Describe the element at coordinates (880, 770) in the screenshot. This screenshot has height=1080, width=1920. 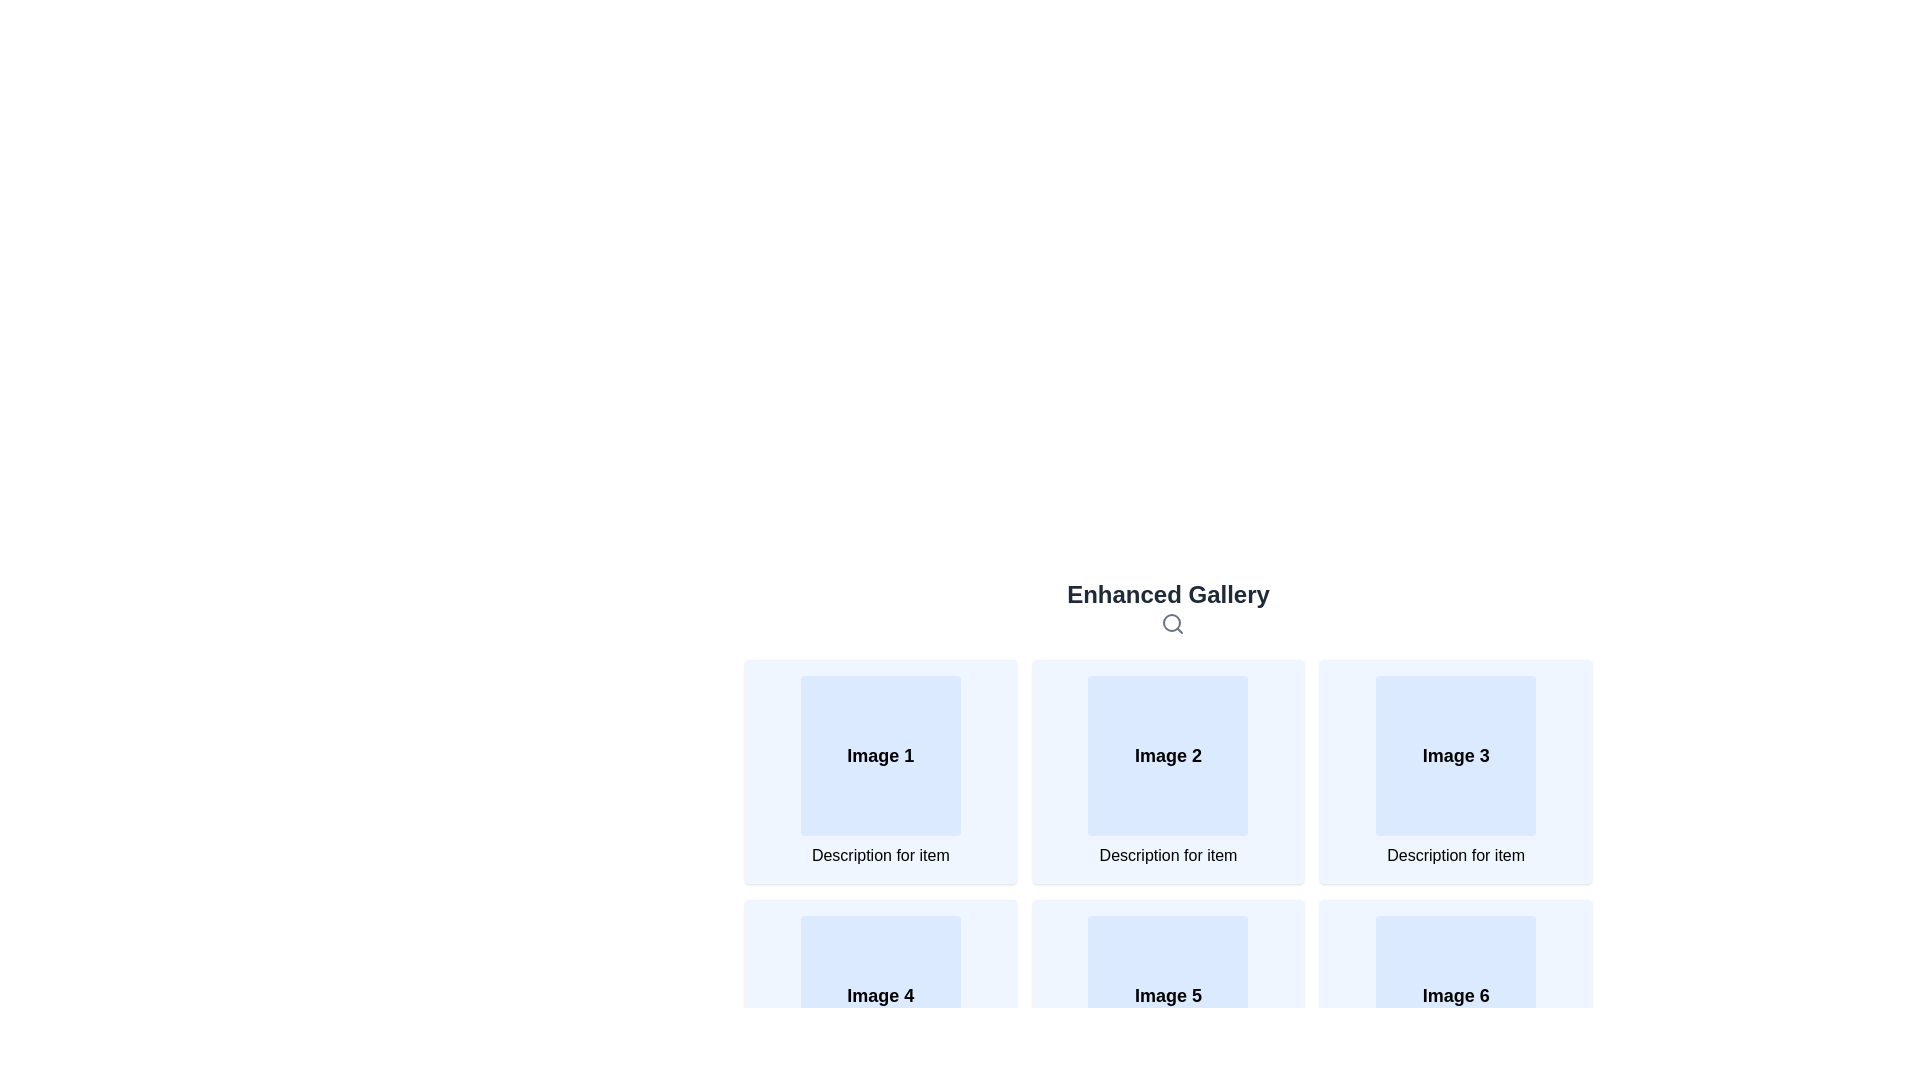
I see `the first card element in the gallery` at that location.